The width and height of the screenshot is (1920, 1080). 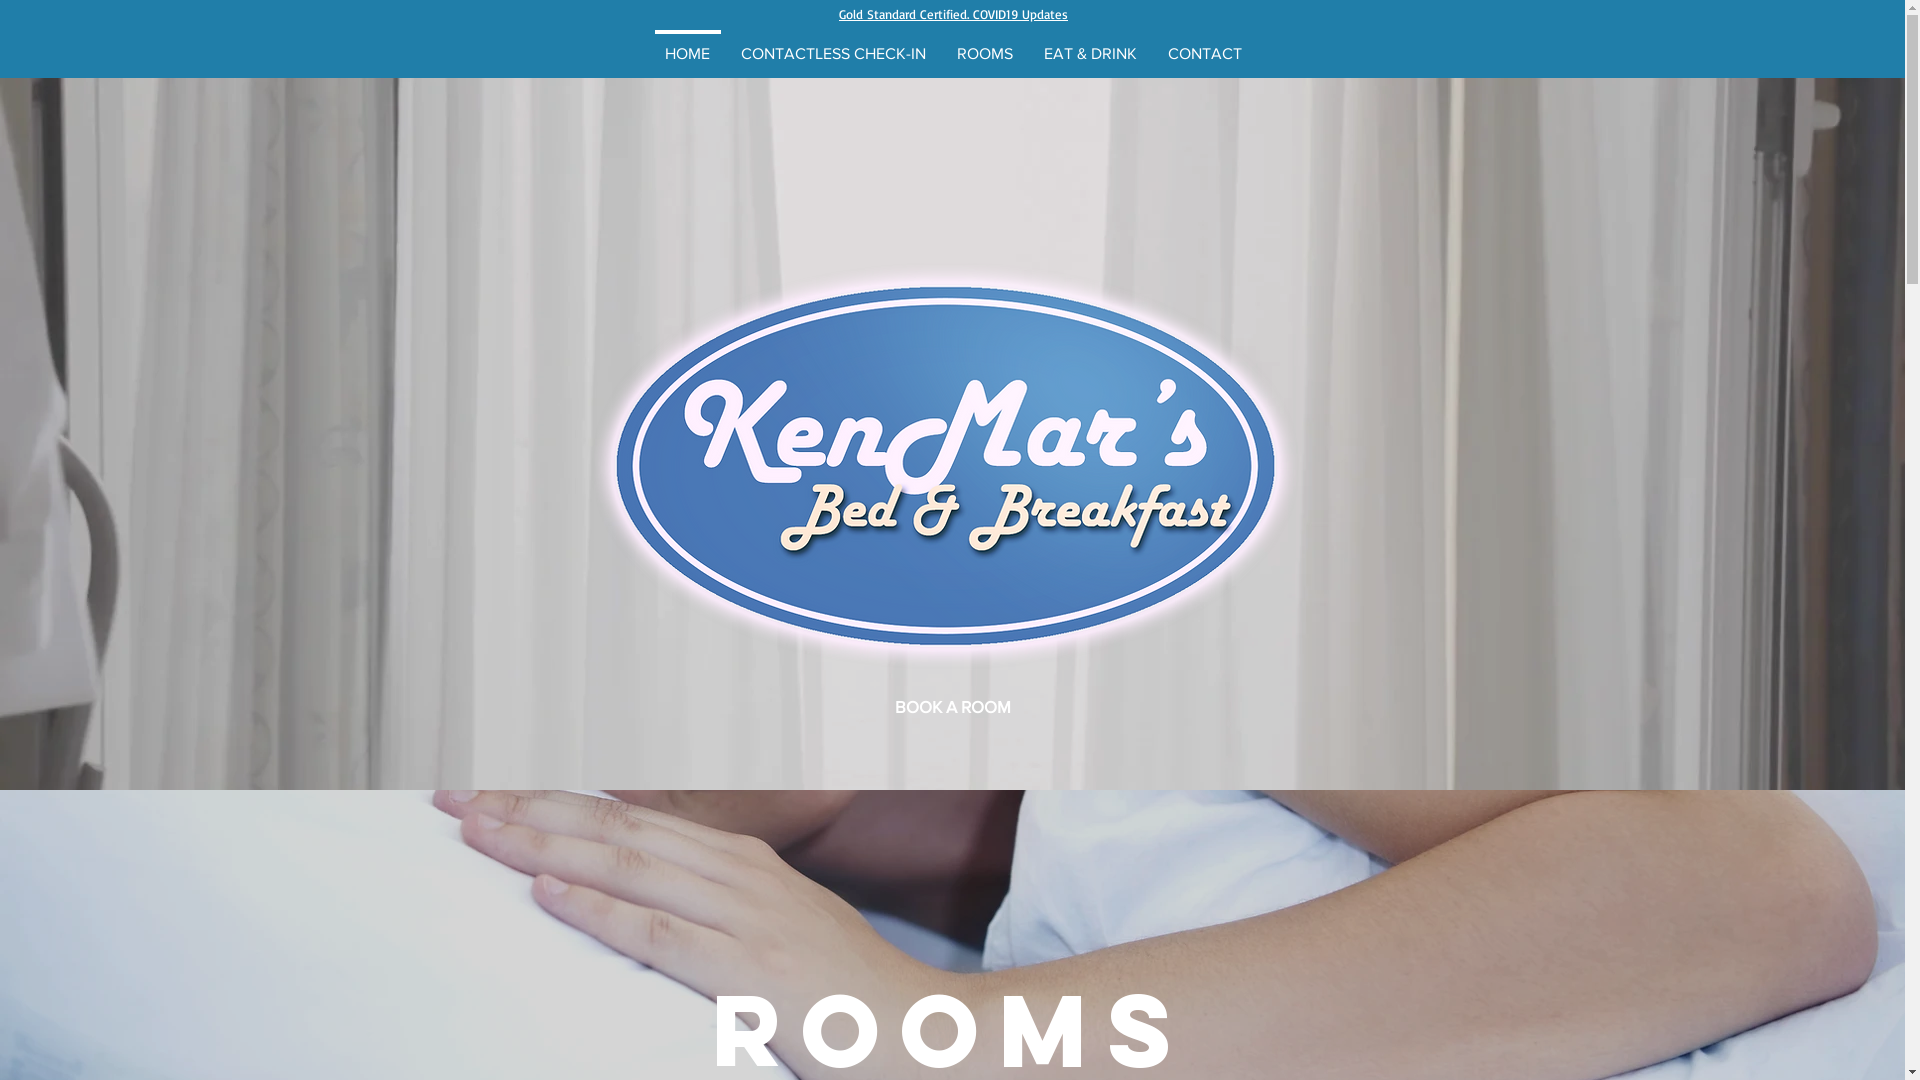 I want to click on 'CONTACTLESS CHECK-IN', so click(x=834, y=44).